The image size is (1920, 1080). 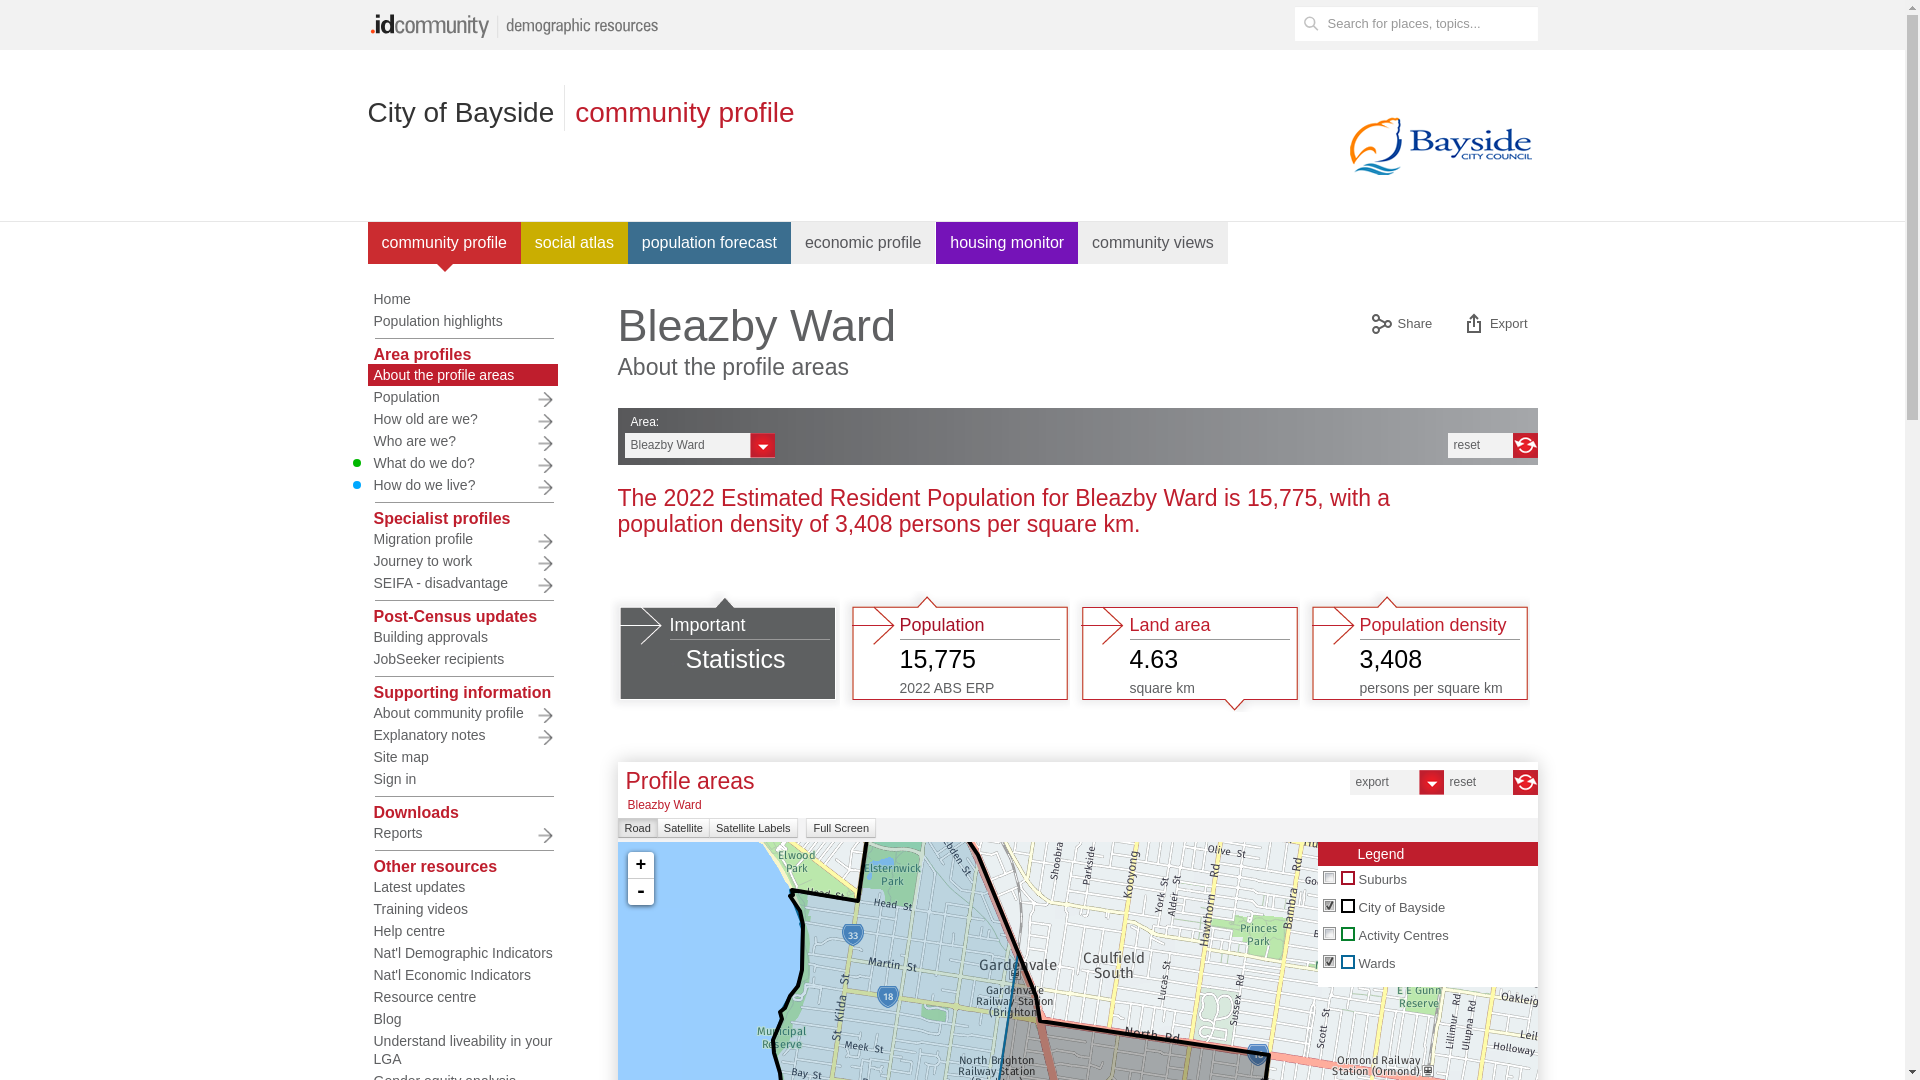 What do you see at coordinates (1153, 242) in the screenshot?
I see `'community views'` at bounding box center [1153, 242].